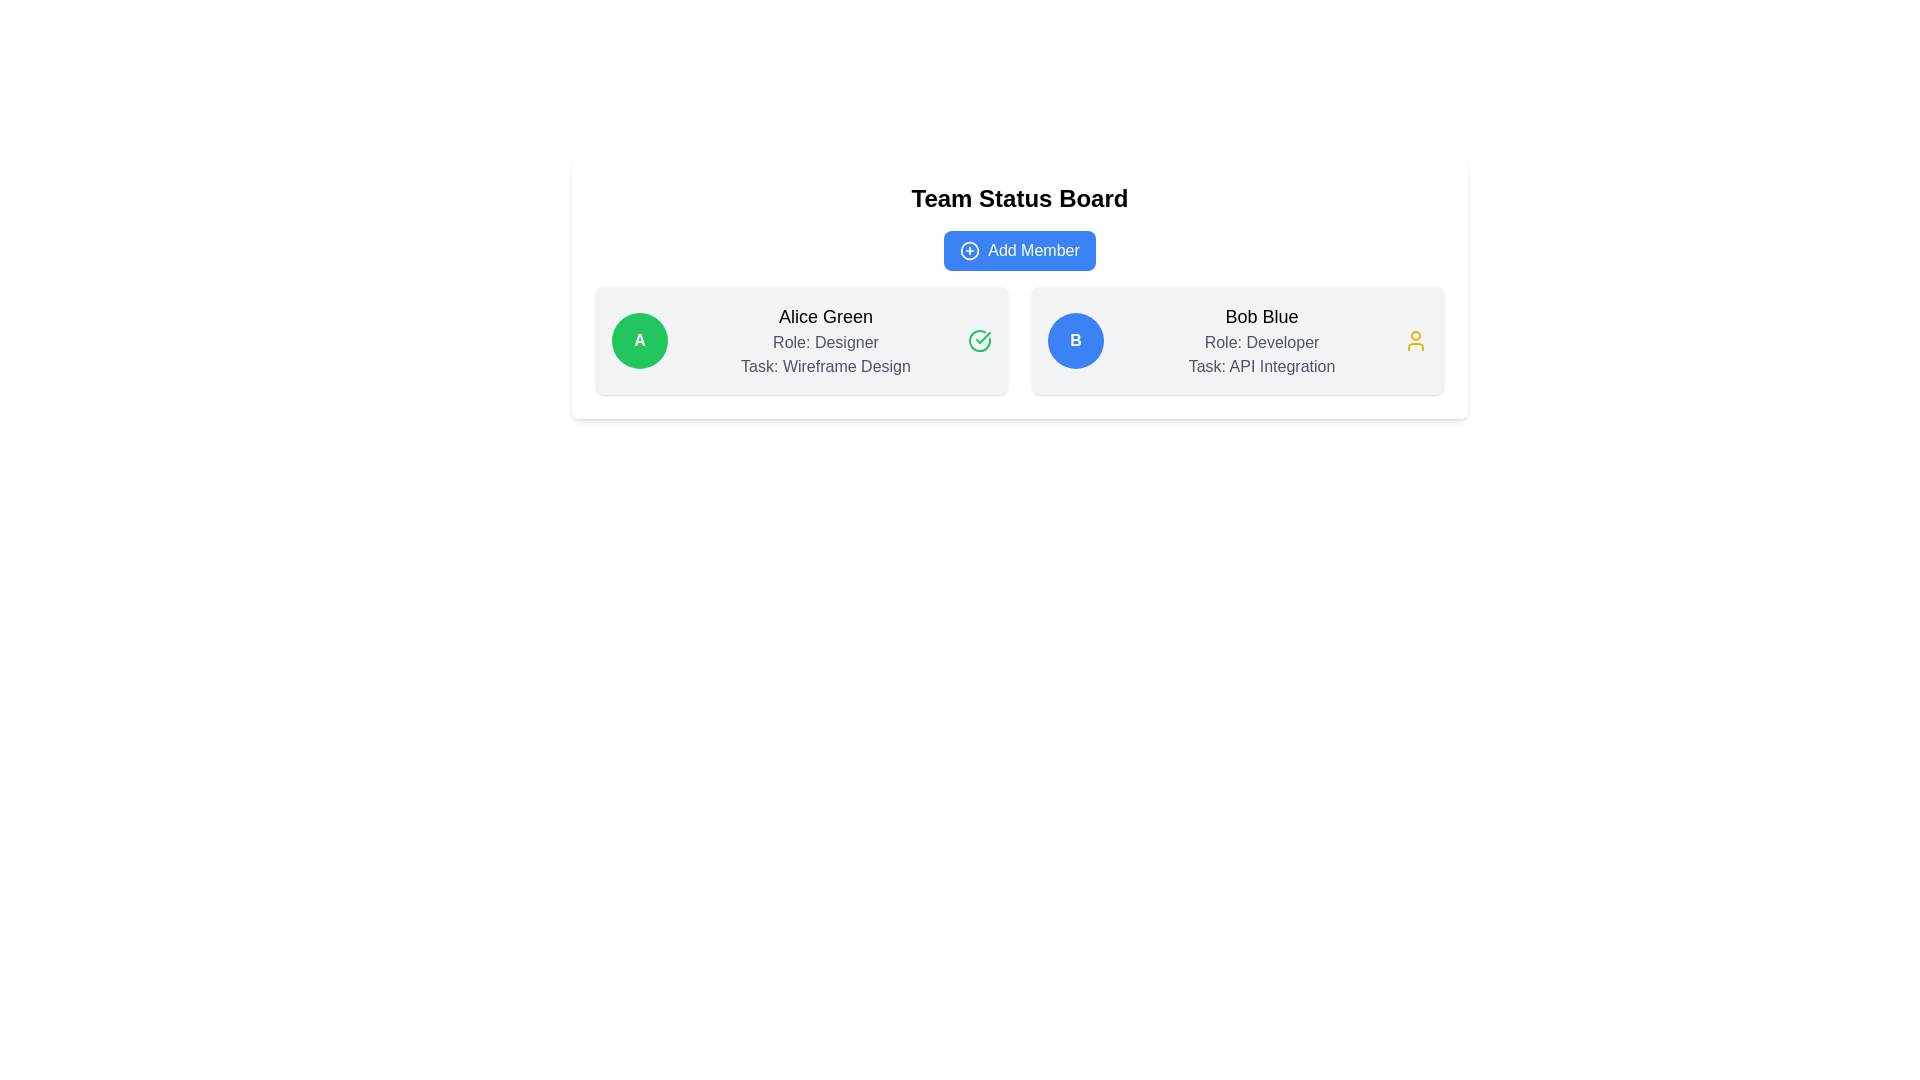 This screenshot has width=1920, height=1080. I want to click on the SVG graphic icon indicating the completion status for Alice Green's task, located in the top-right corner of the left card under the 'Team Status Board', so click(979, 339).